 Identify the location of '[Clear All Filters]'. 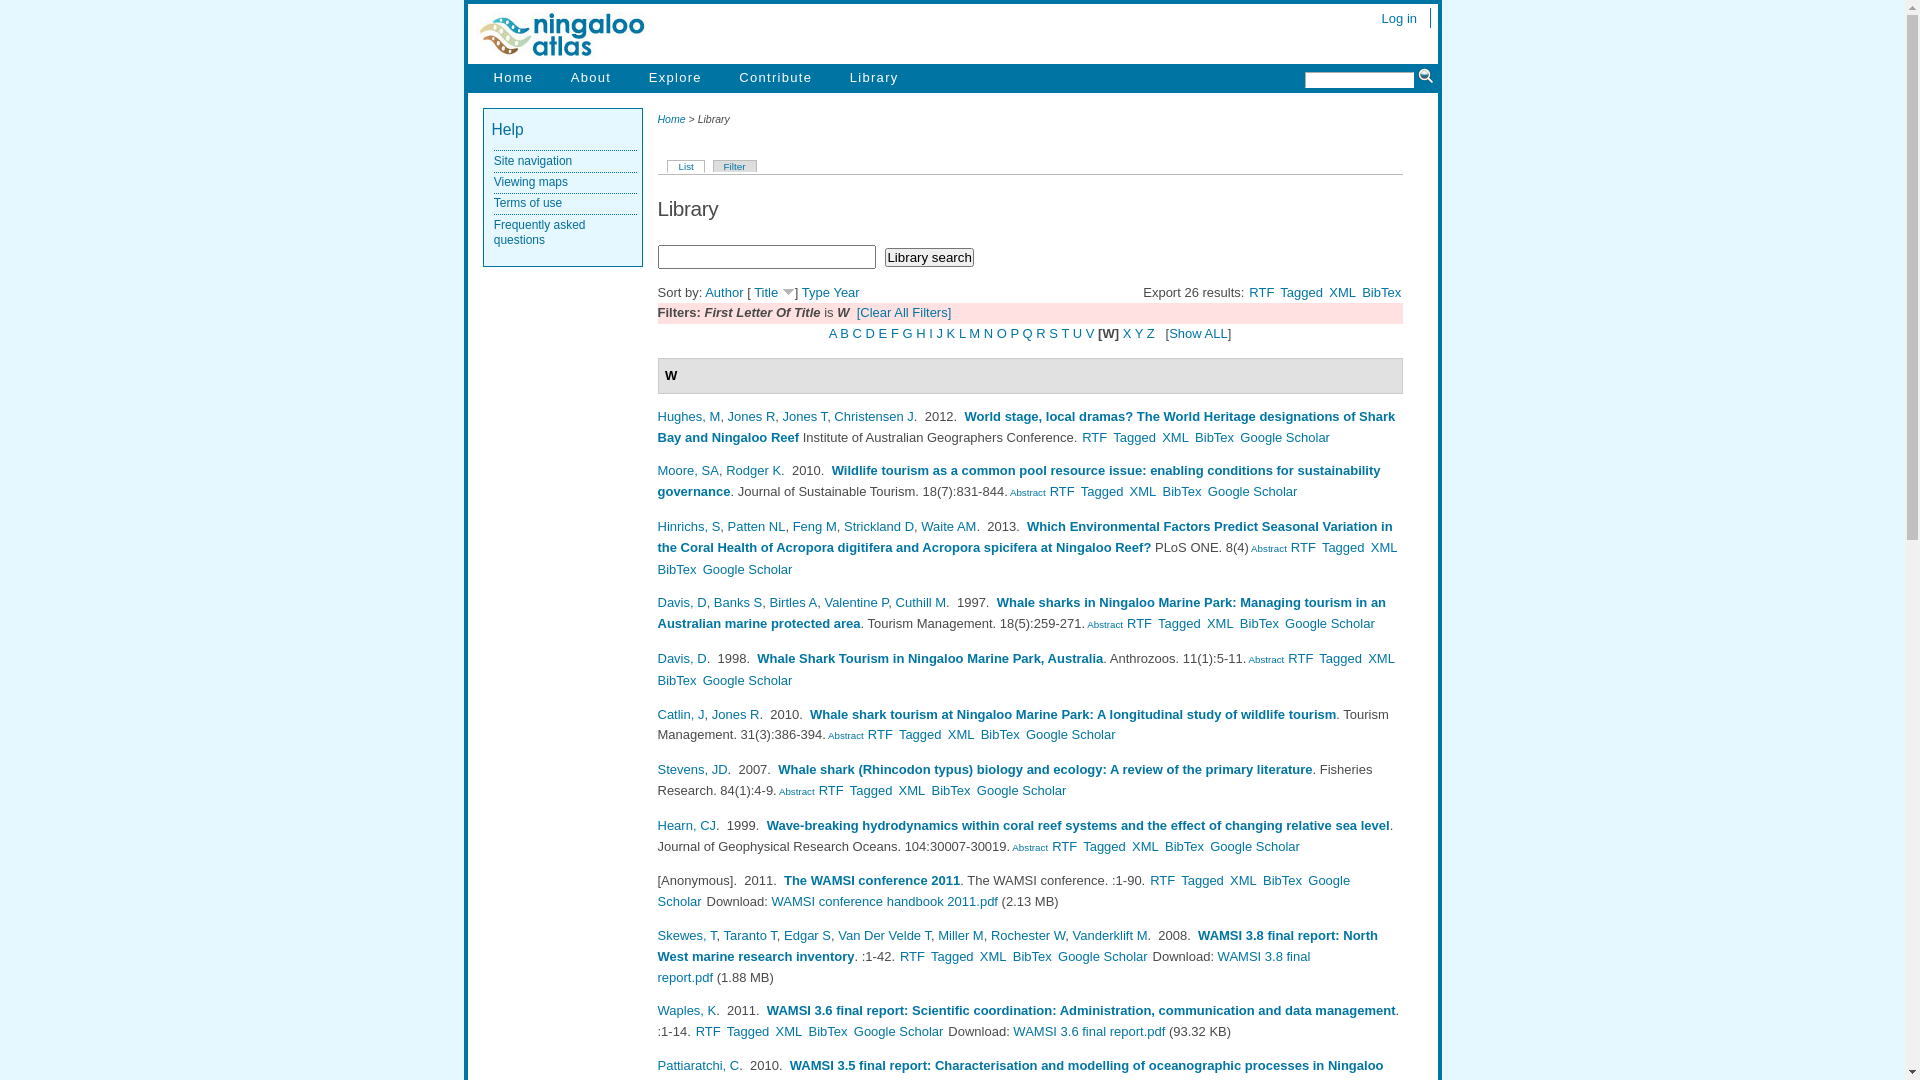
(903, 312).